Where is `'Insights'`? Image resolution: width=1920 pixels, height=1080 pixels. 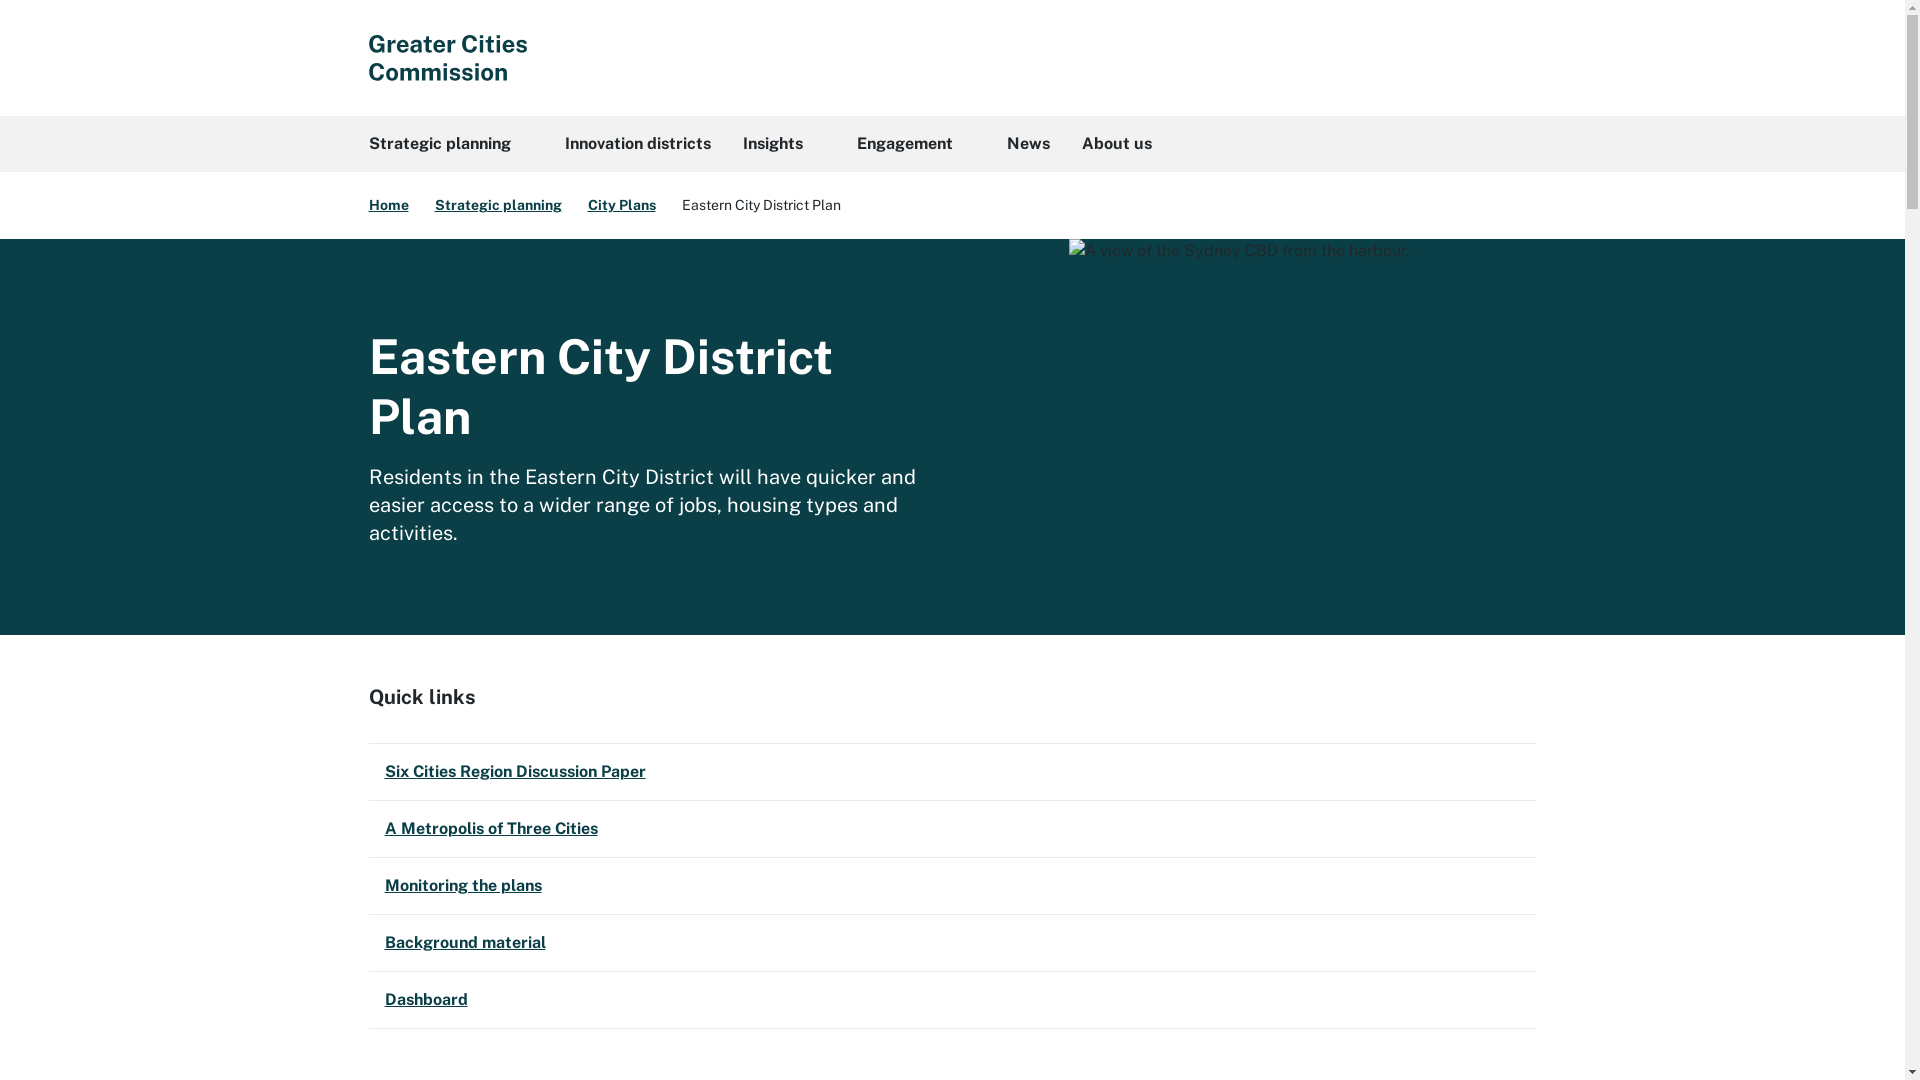 'Insights' is located at coordinates (781, 142).